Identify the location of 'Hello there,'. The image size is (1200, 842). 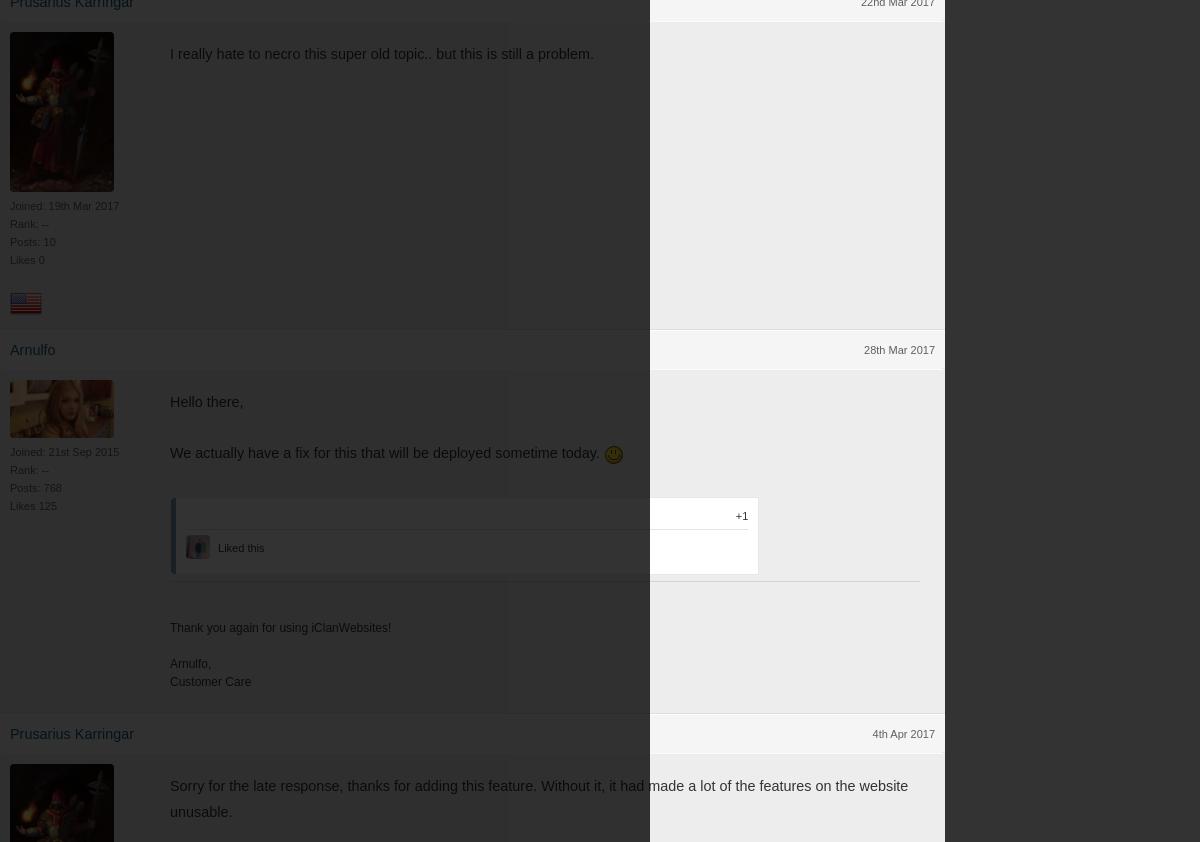
(169, 400).